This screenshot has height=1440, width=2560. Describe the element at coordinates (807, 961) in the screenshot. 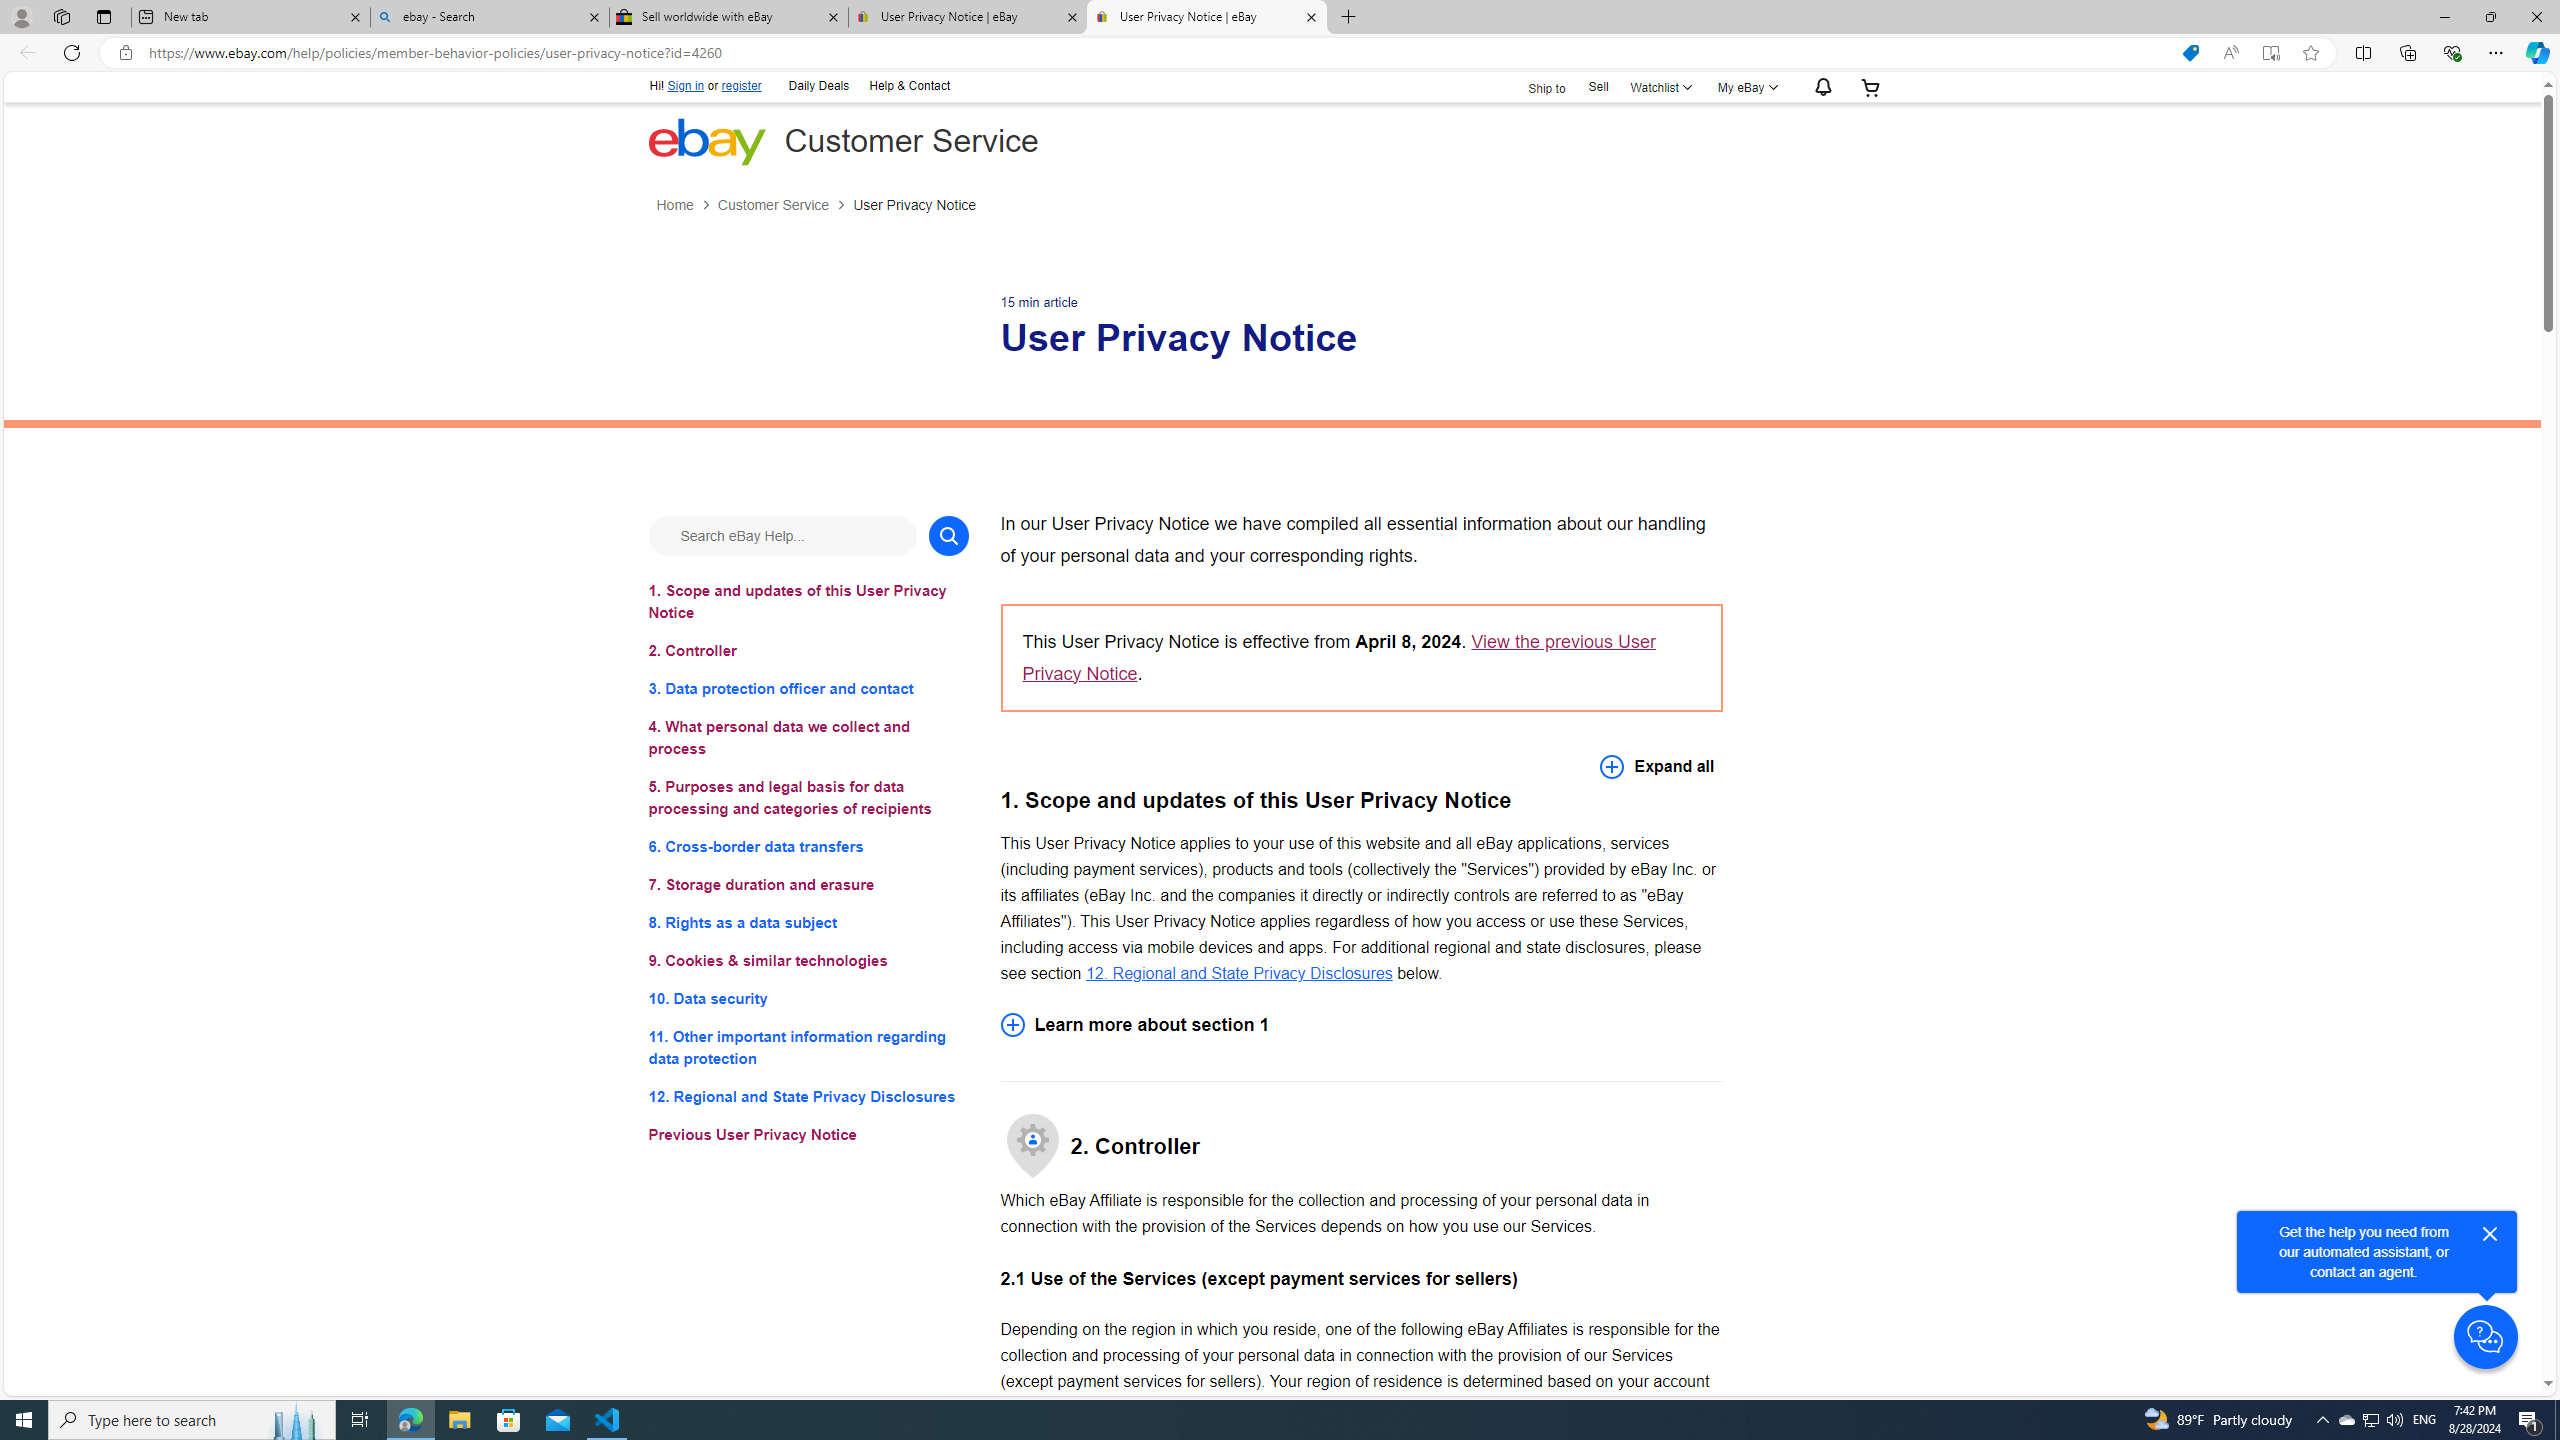

I see `'9. Cookies & similar technologies'` at that location.